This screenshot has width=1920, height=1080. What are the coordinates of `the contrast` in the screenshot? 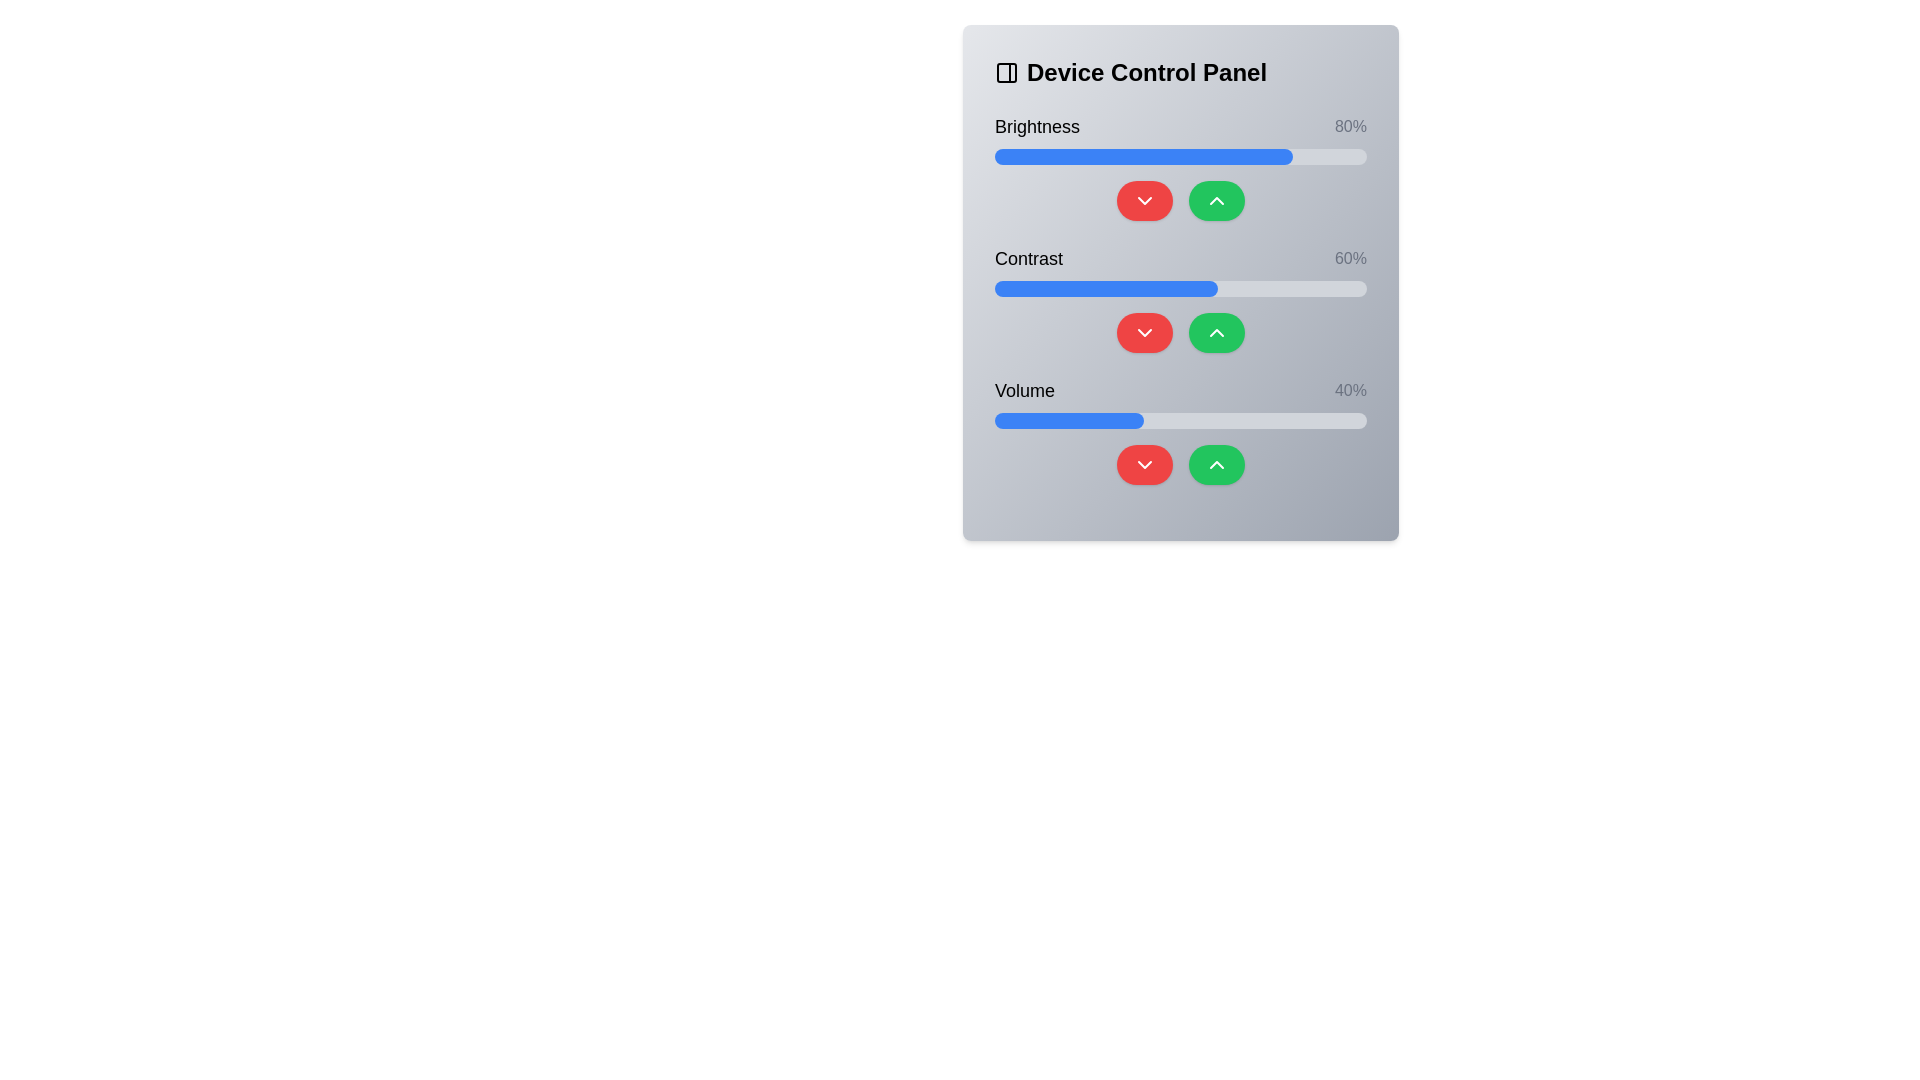 It's located at (1128, 289).